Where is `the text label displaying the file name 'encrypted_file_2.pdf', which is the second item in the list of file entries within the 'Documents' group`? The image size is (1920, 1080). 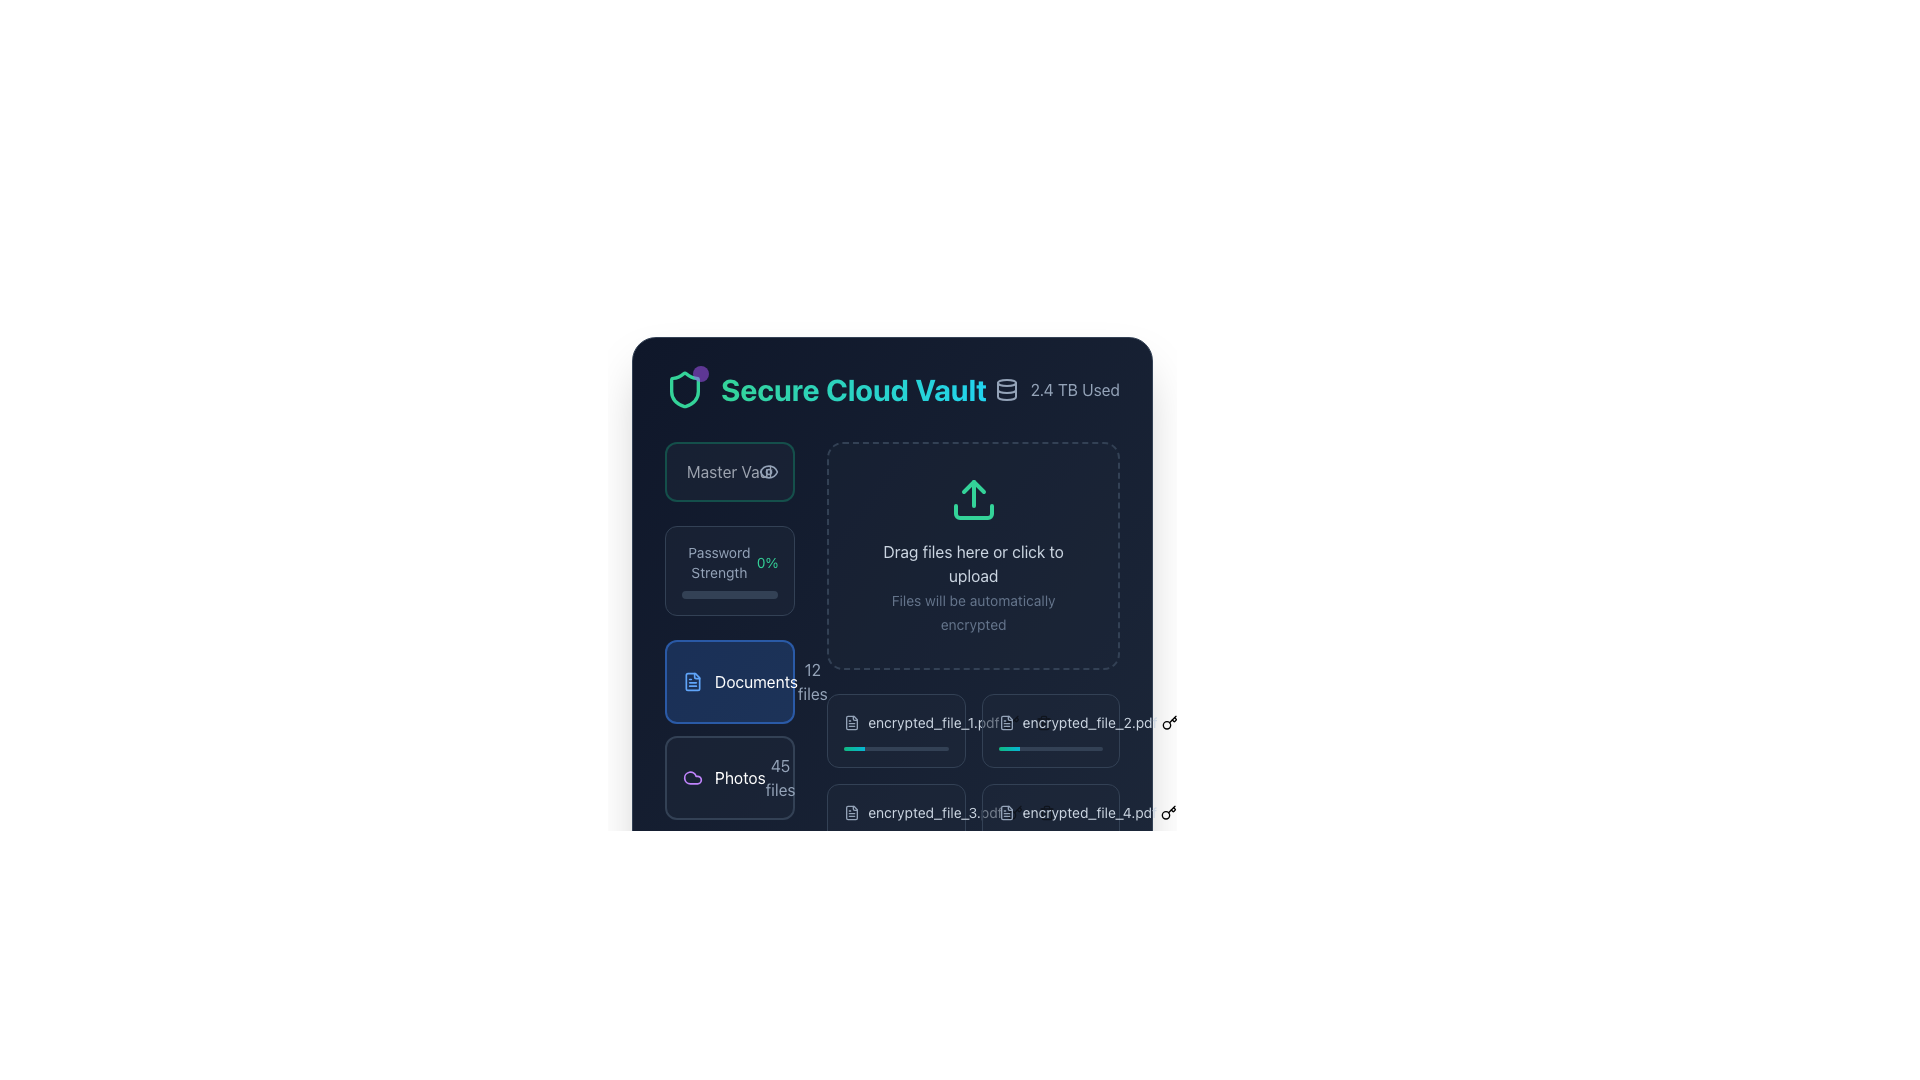
the text label displaying the file name 'encrypted_file_2.pdf', which is the second item in the list of file entries within the 'Documents' group is located at coordinates (1049, 722).